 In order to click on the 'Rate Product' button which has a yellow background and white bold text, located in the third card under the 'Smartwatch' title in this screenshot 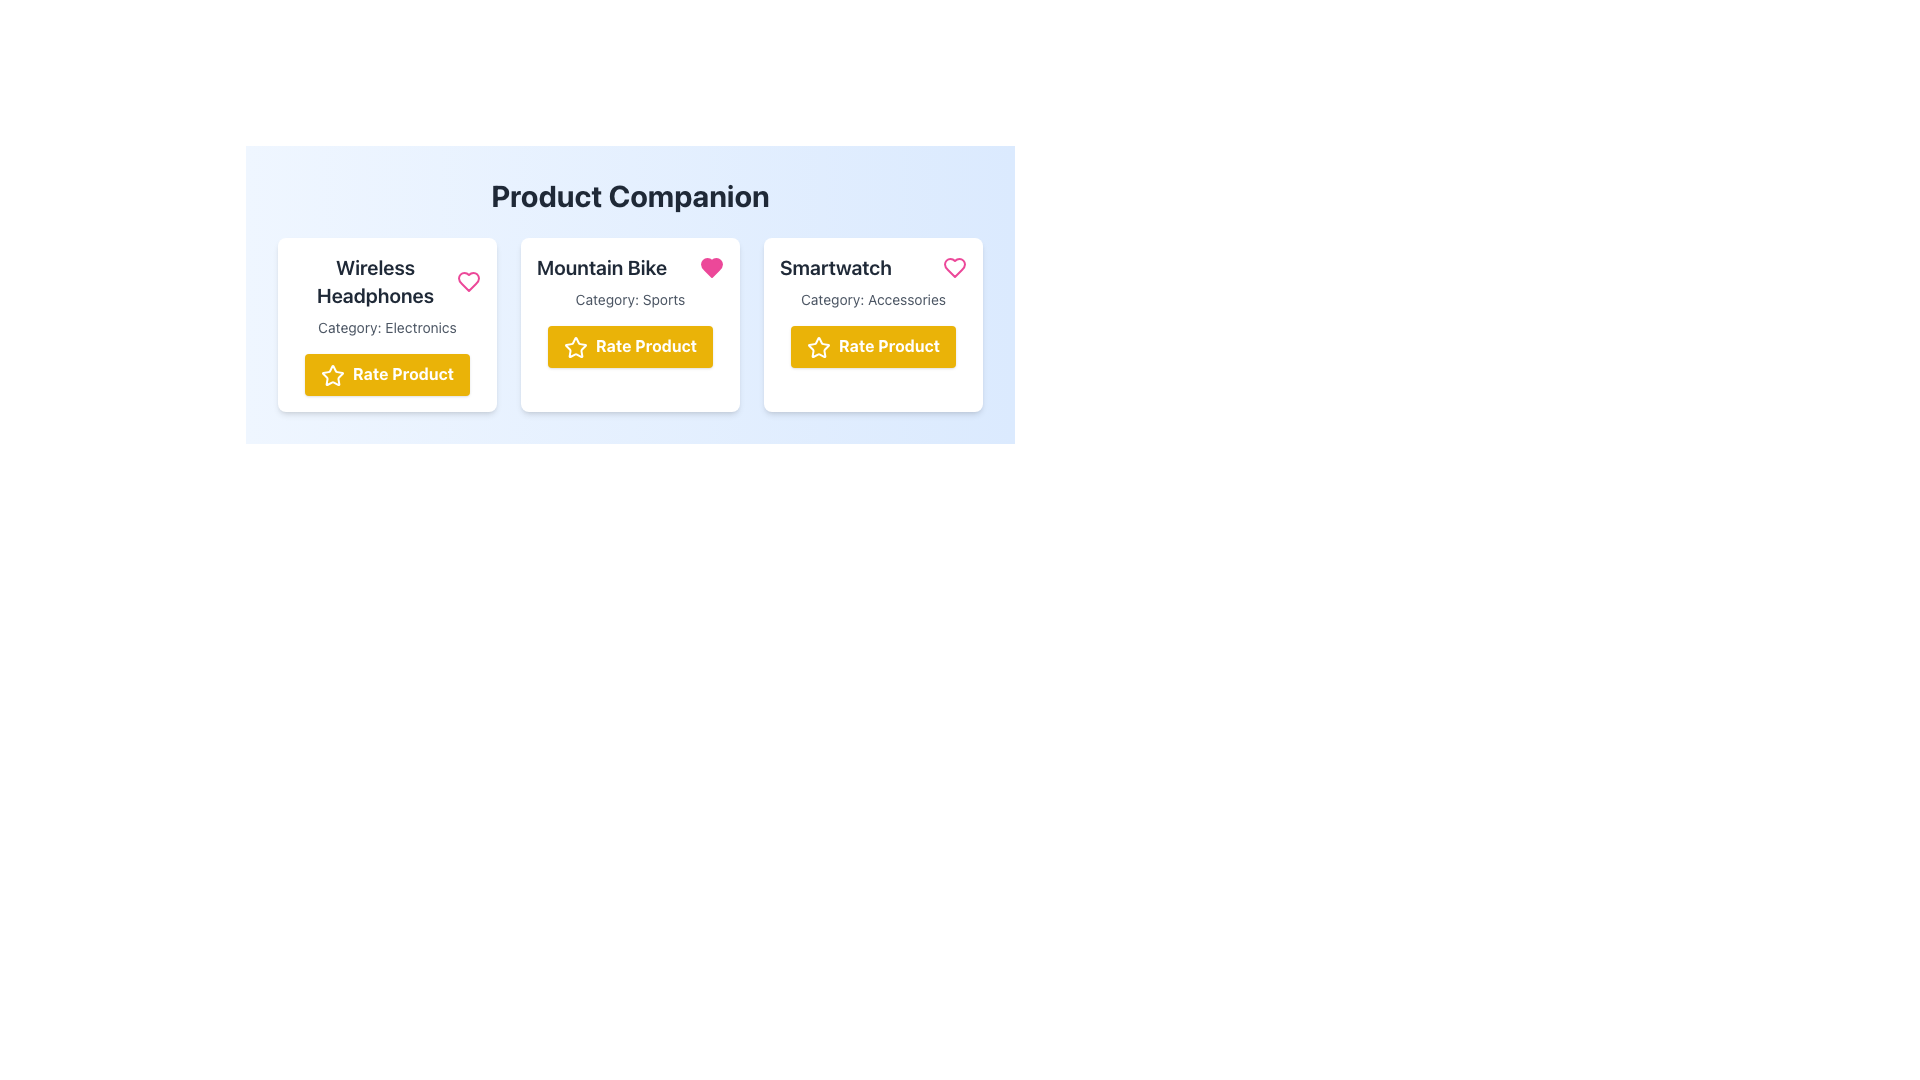, I will do `click(873, 345)`.